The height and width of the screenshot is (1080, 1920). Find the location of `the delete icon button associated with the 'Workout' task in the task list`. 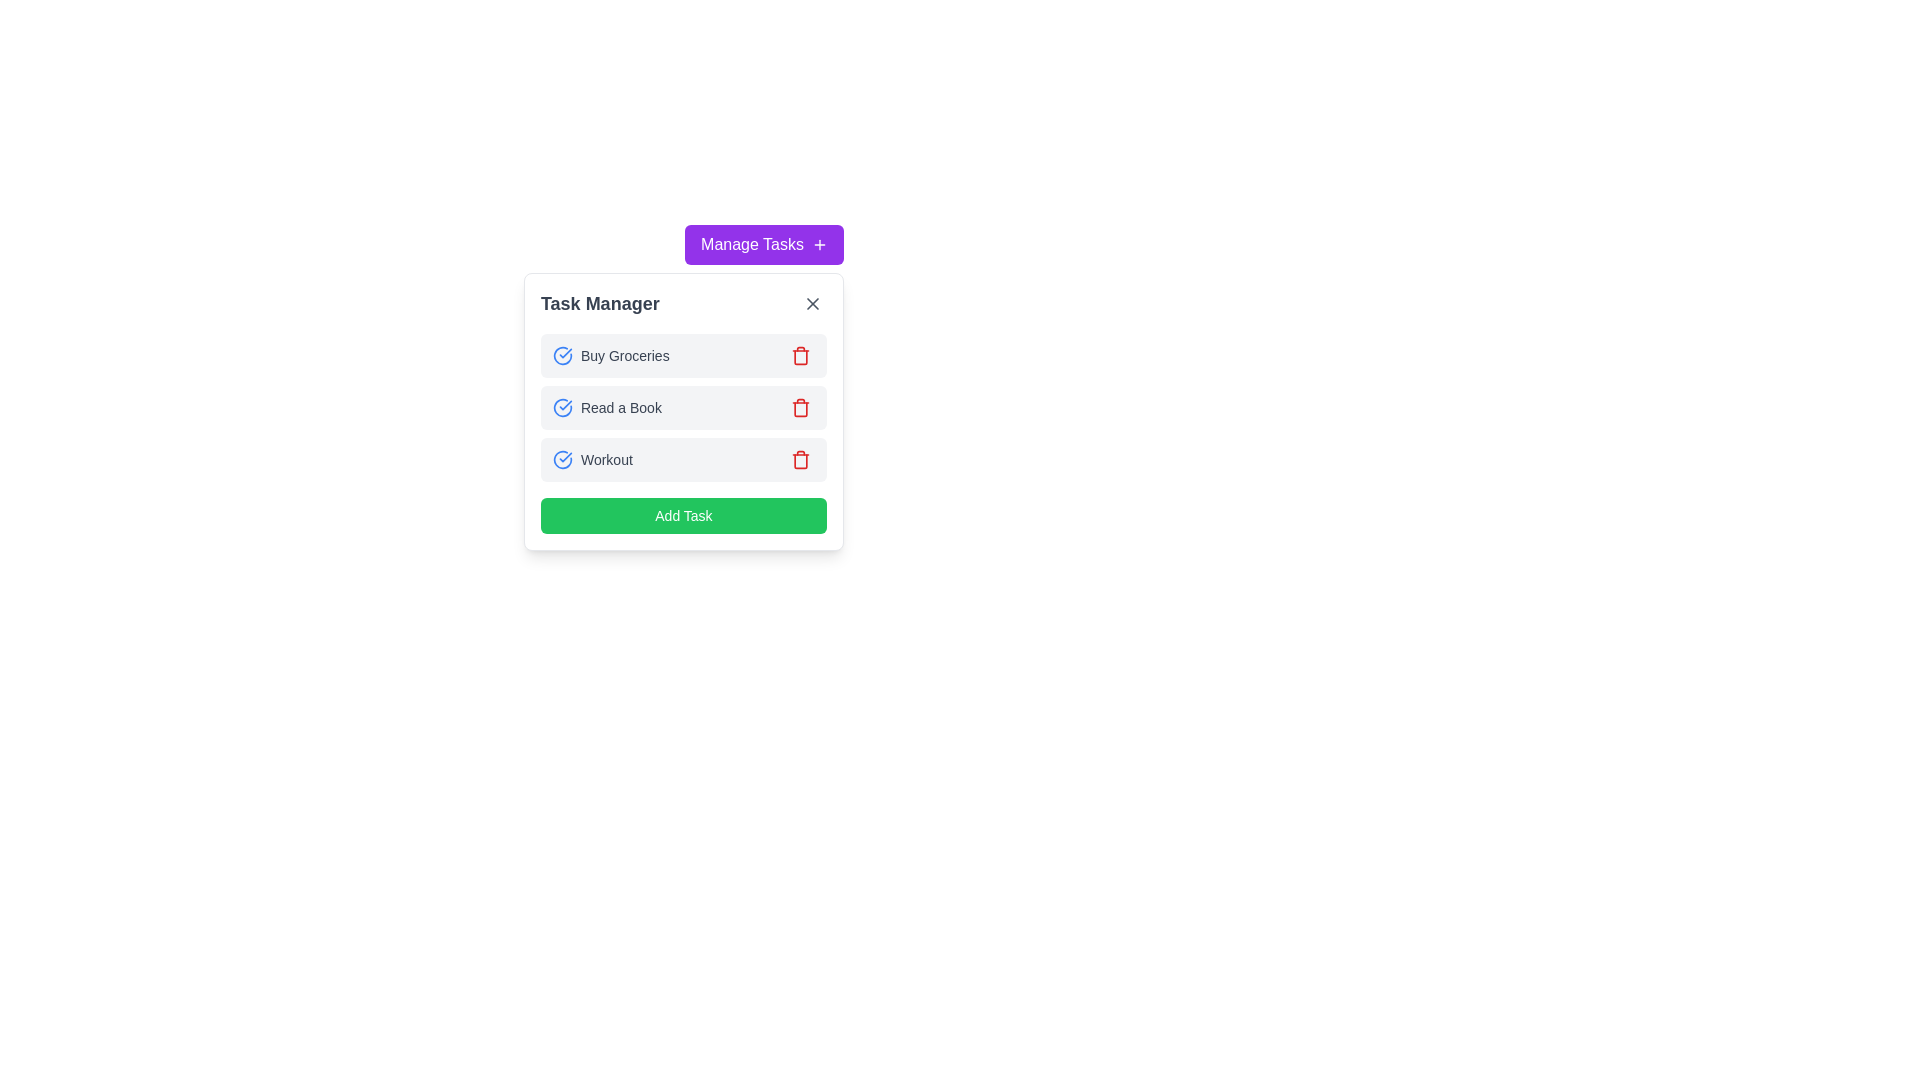

the delete icon button associated with the 'Workout' task in the task list is located at coordinates (801, 459).